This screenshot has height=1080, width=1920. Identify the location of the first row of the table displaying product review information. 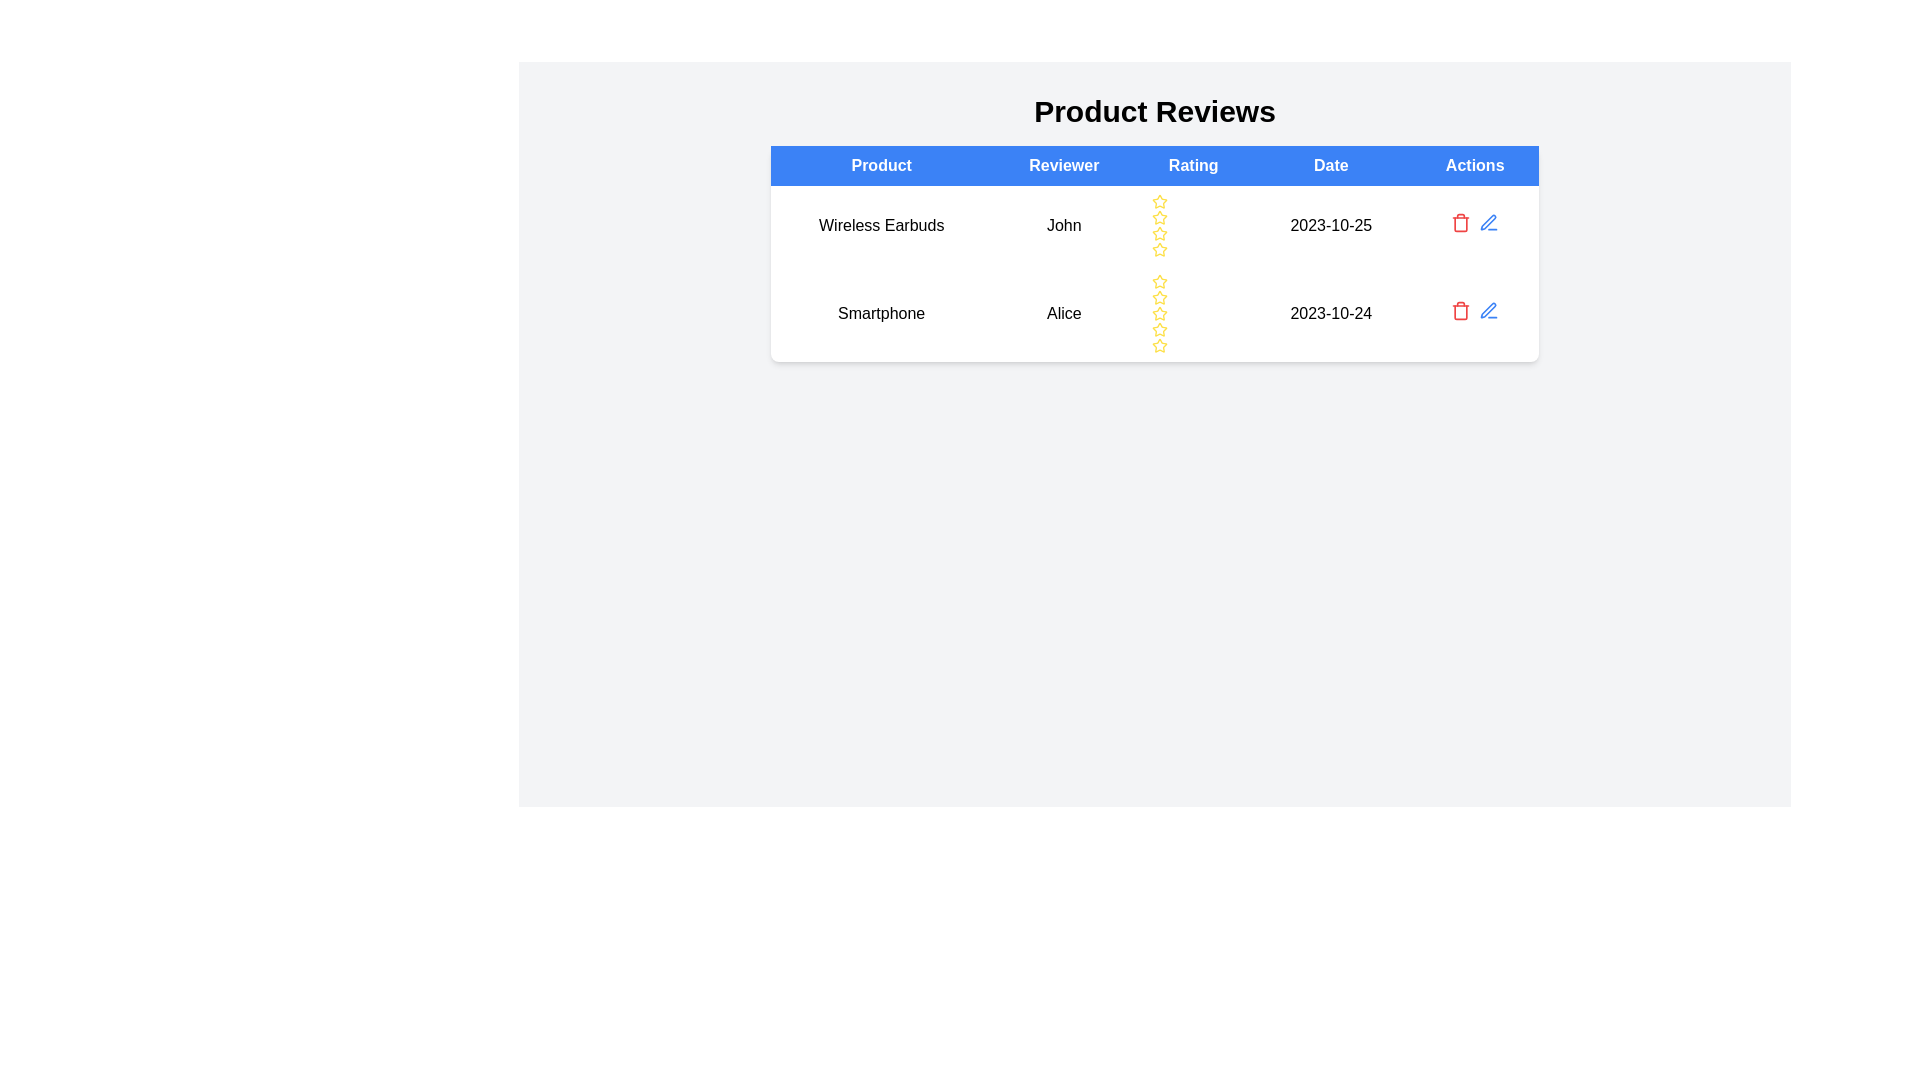
(1155, 225).